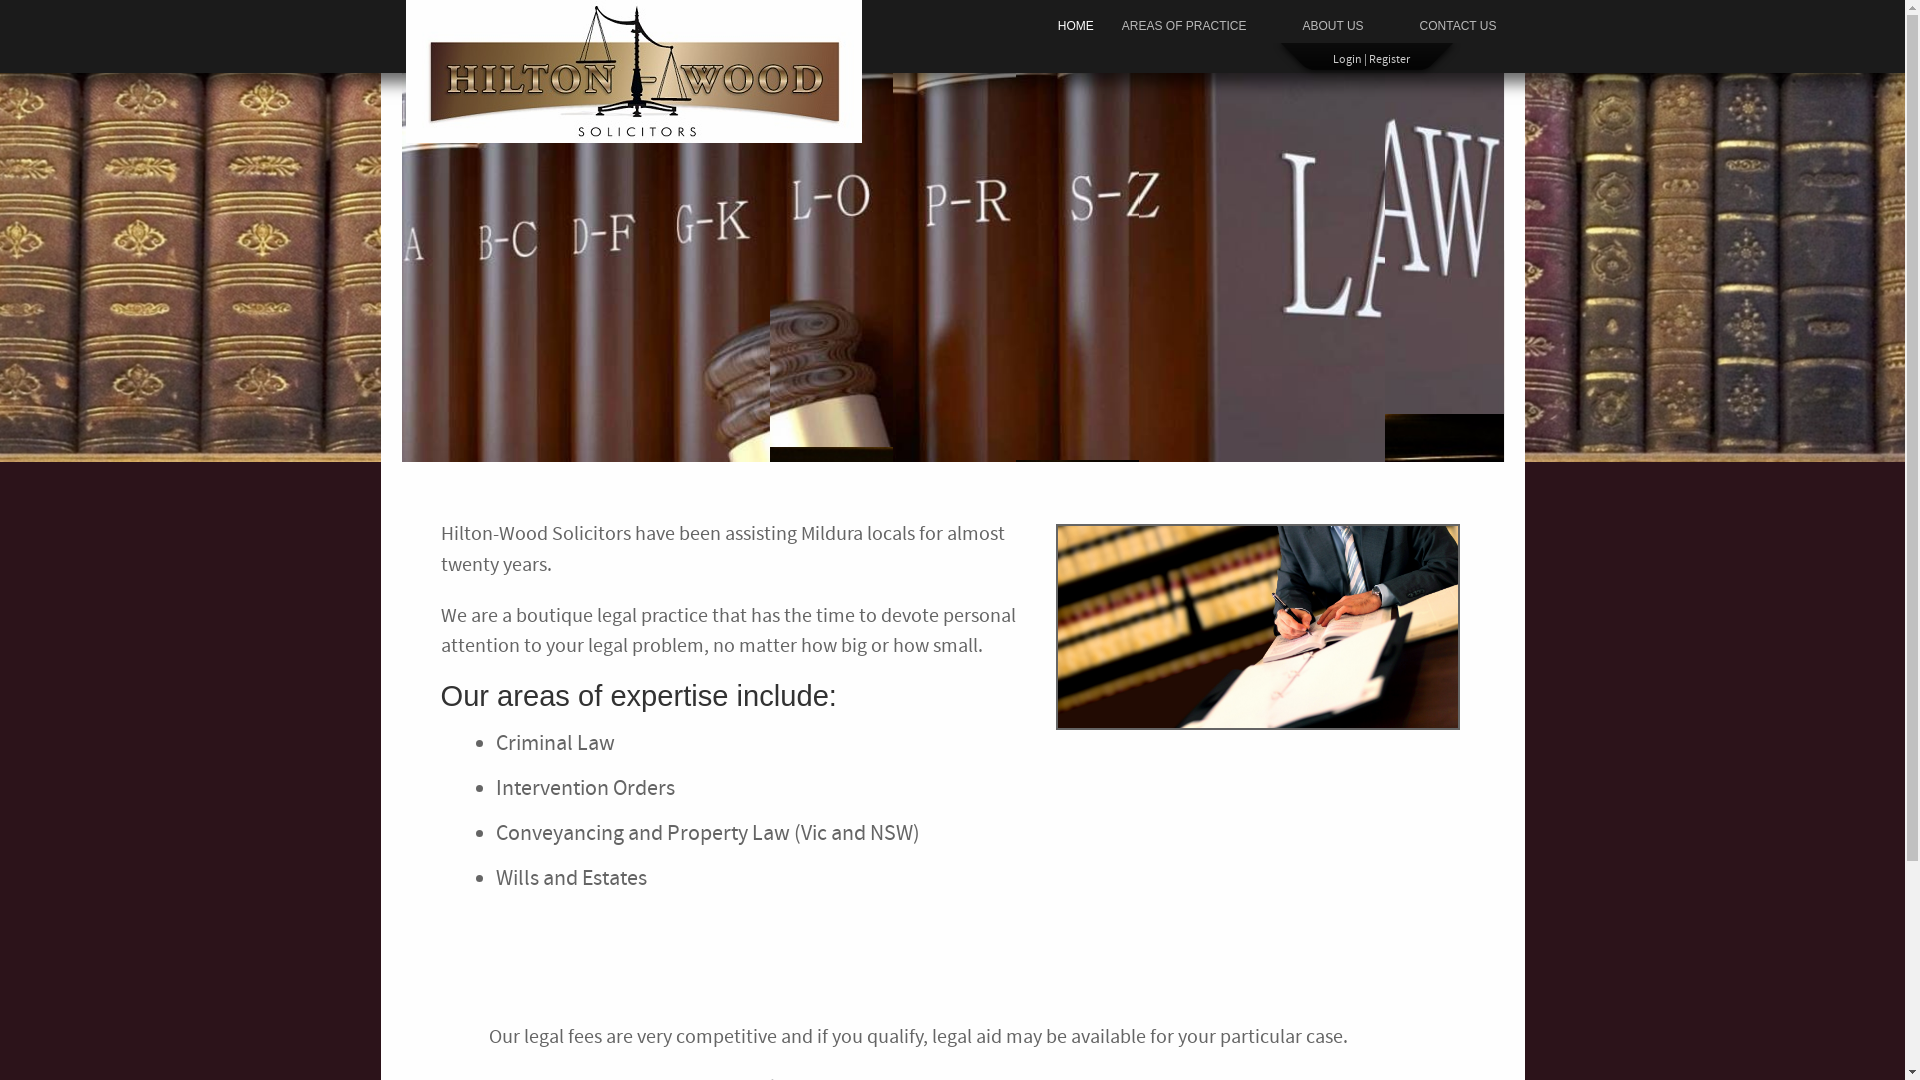  What do you see at coordinates (1332, 26) in the screenshot?
I see `'ABOUT US'` at bounding box center [1332, 26].